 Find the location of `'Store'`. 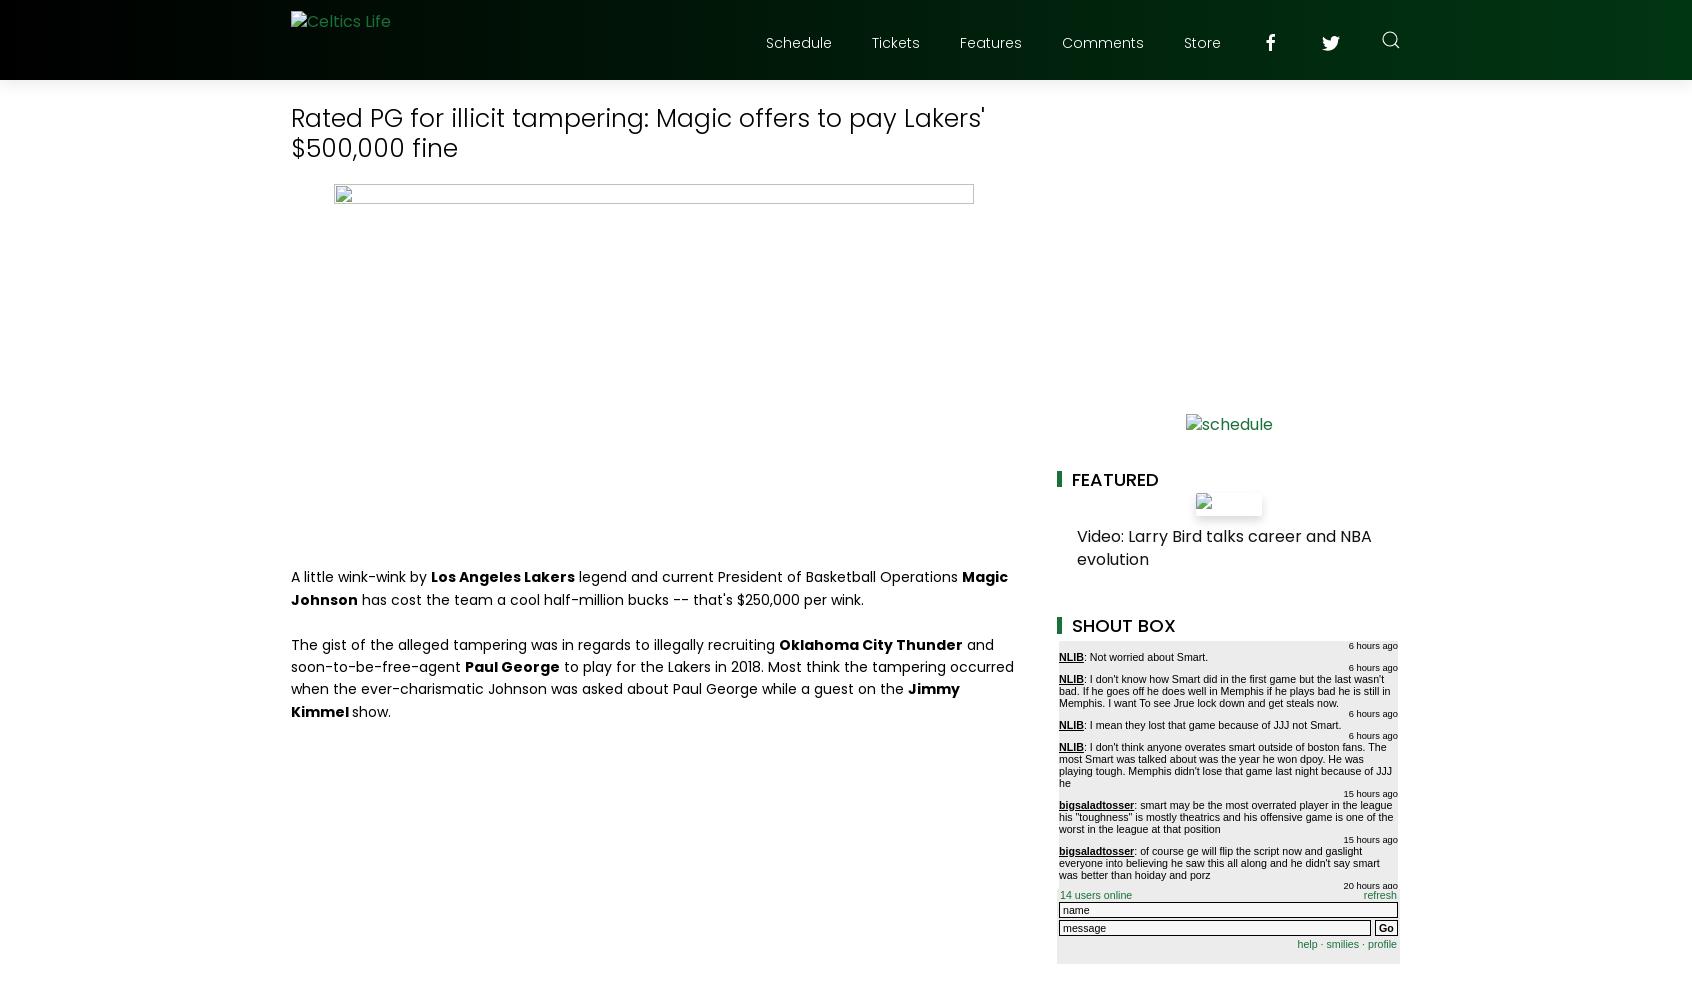

'Store' is located at coordinates (1202, 42).